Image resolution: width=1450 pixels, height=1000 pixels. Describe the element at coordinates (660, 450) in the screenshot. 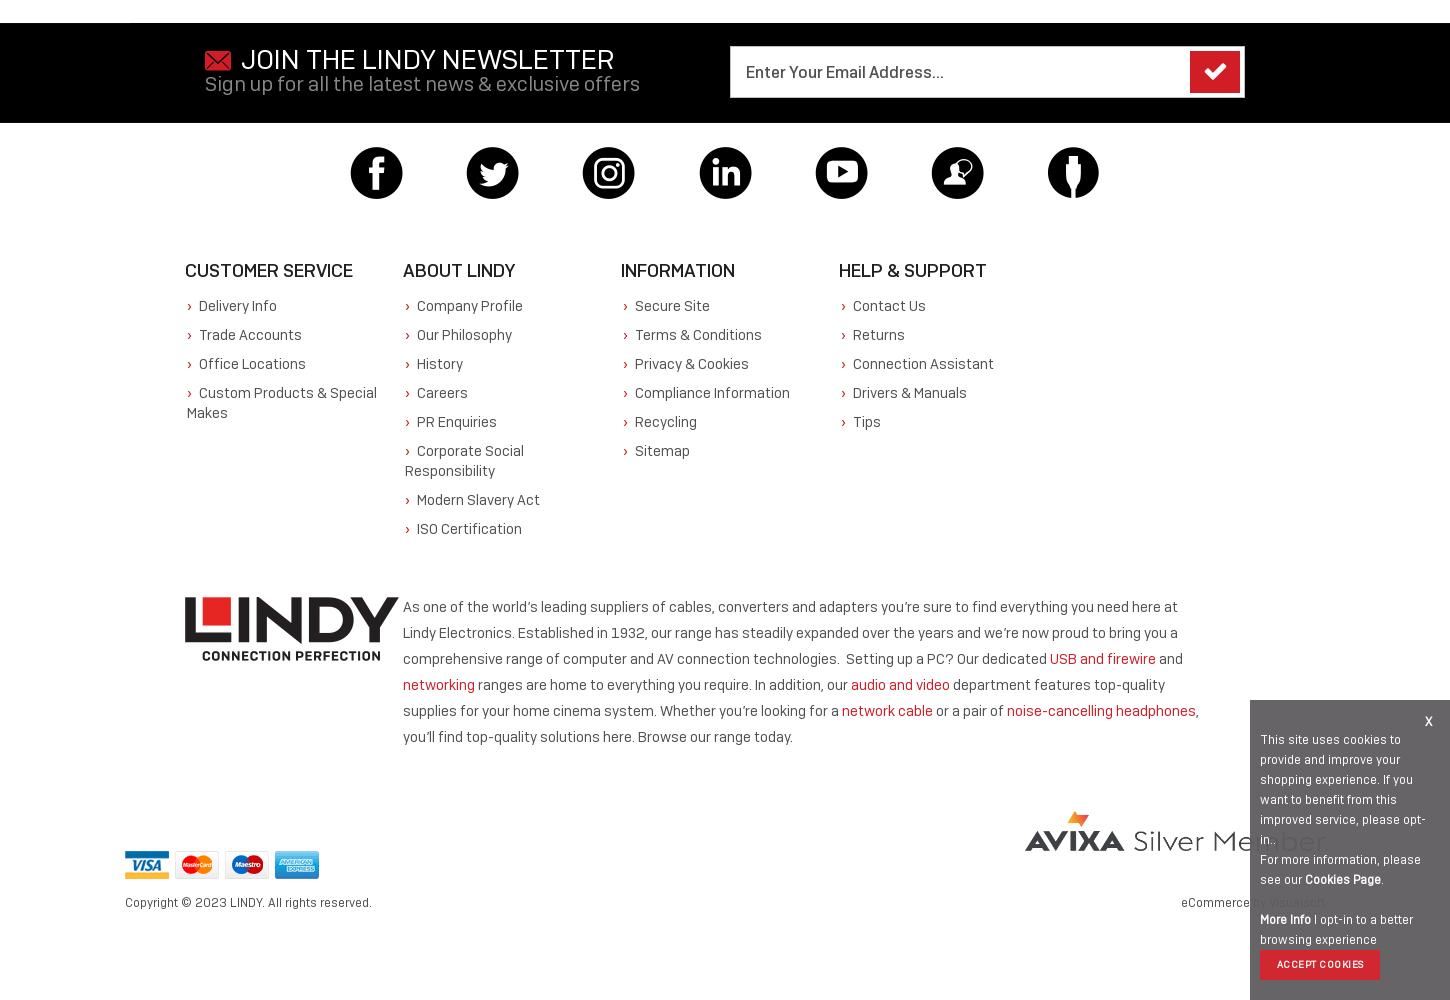

I see `'Sitemap'` at that location.